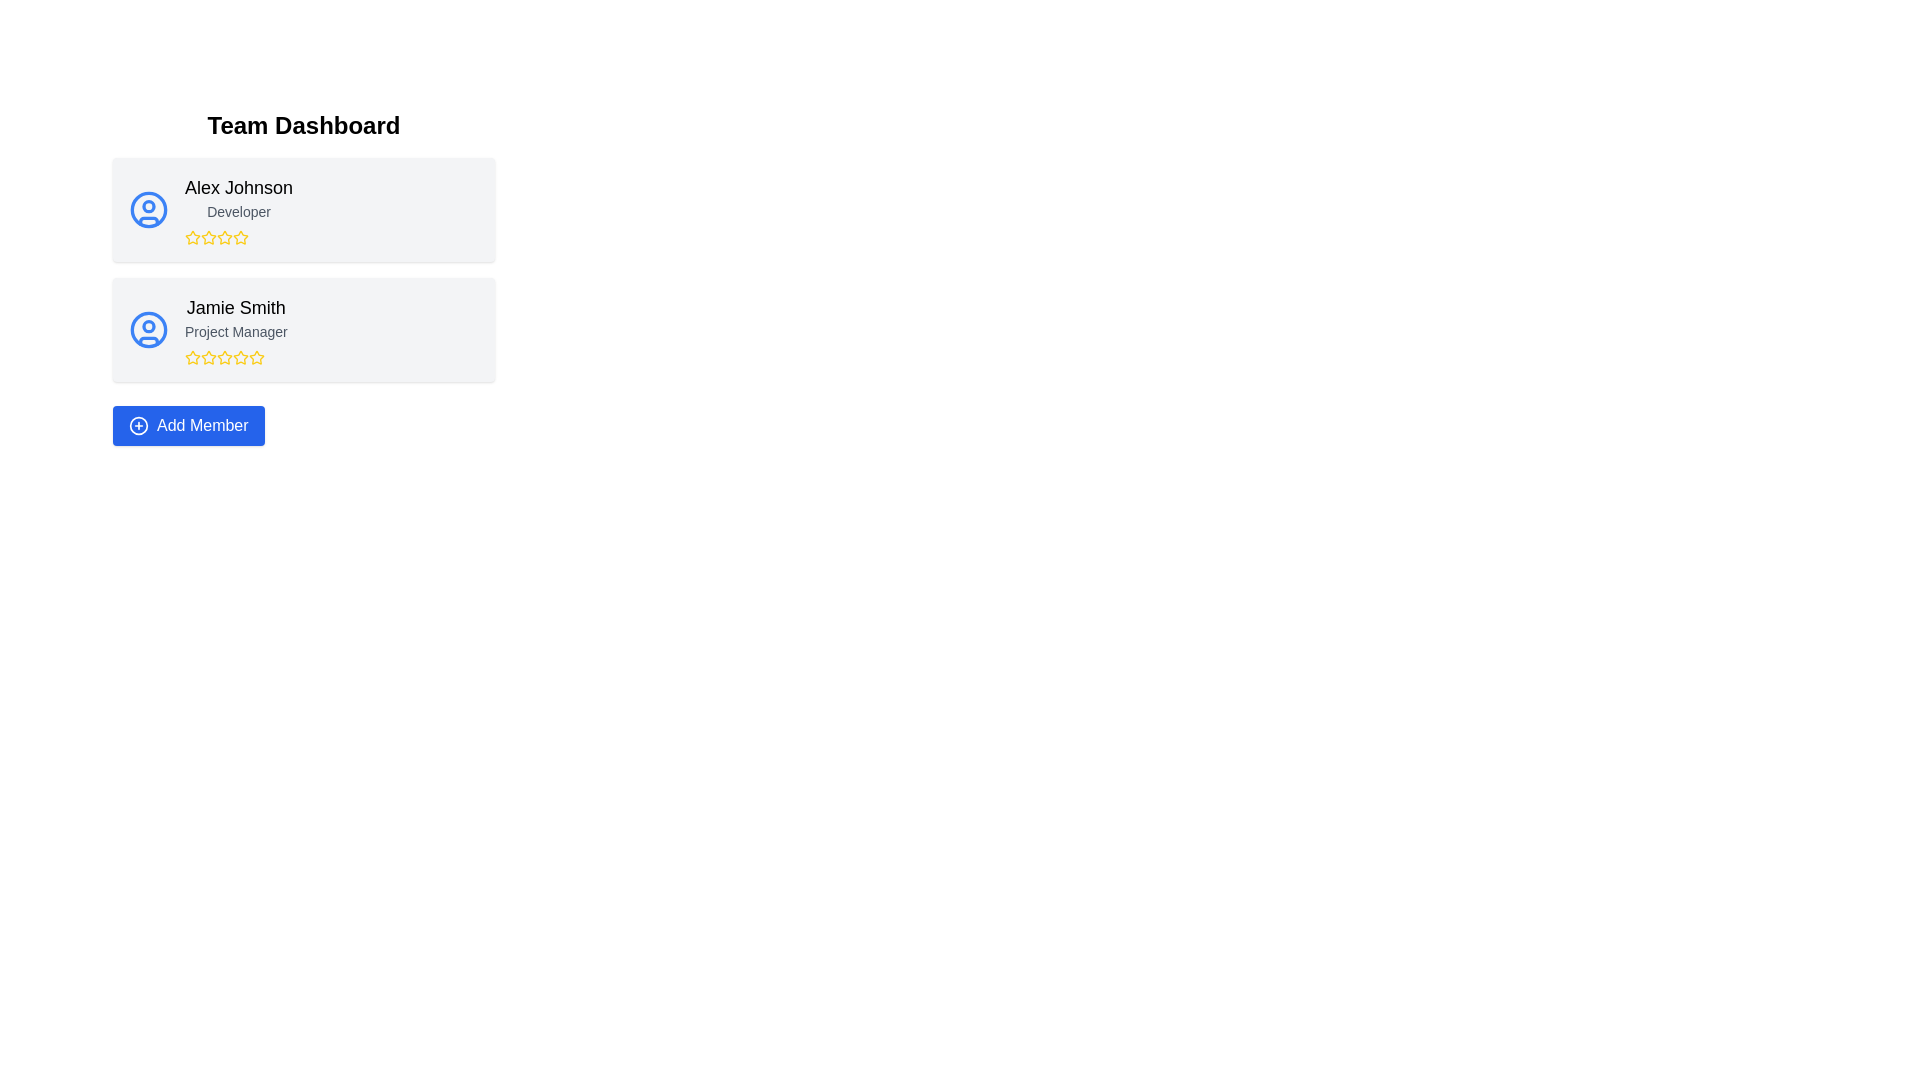 This screenshot has height=1080, width=1920. What do you see at coordinates (209, 357) in the screenshot?
I see `the third yellow star icon in the rating system located below the 'Jamie Smith' text block in the second entry of the list` at bounding box center [209, 357].